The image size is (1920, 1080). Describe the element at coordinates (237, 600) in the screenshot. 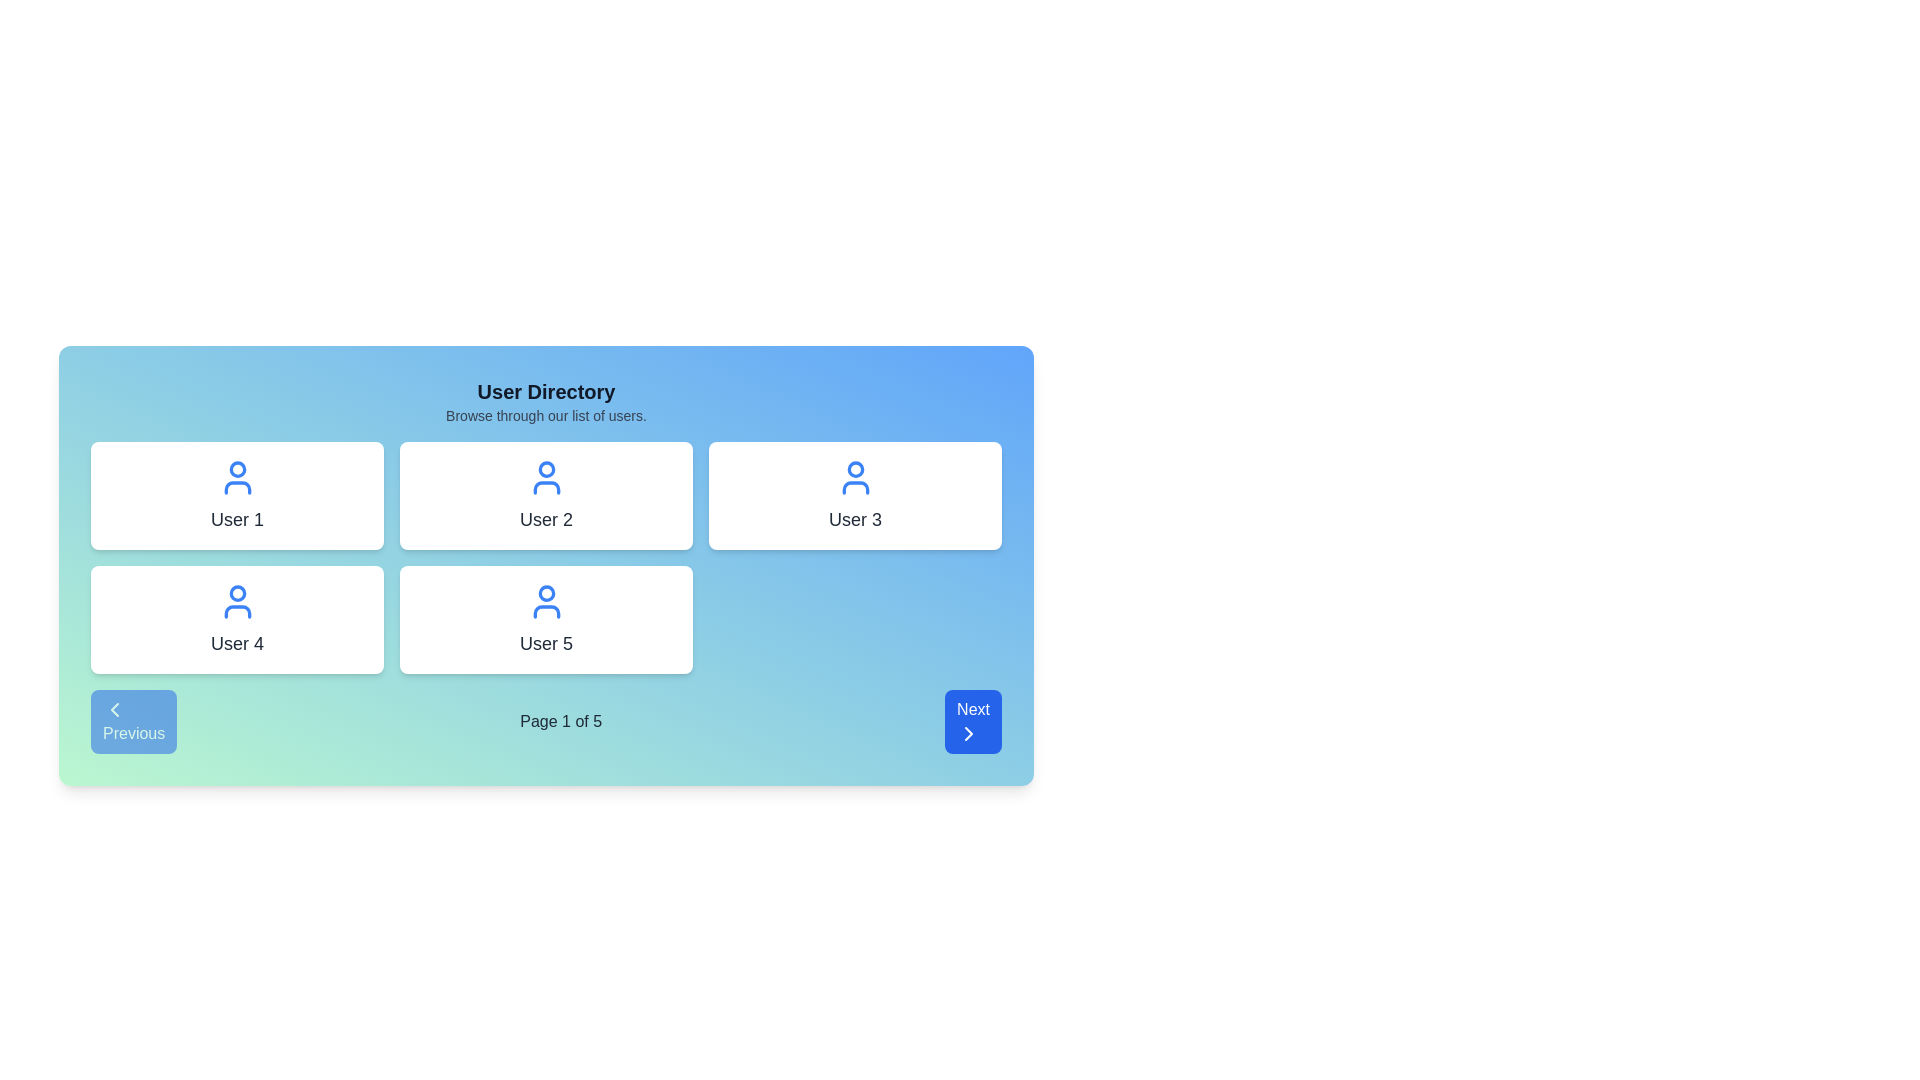

I see `the blue user icon located at the top of the 'User 4' card in the bottom-left part of the user grid` at that location.